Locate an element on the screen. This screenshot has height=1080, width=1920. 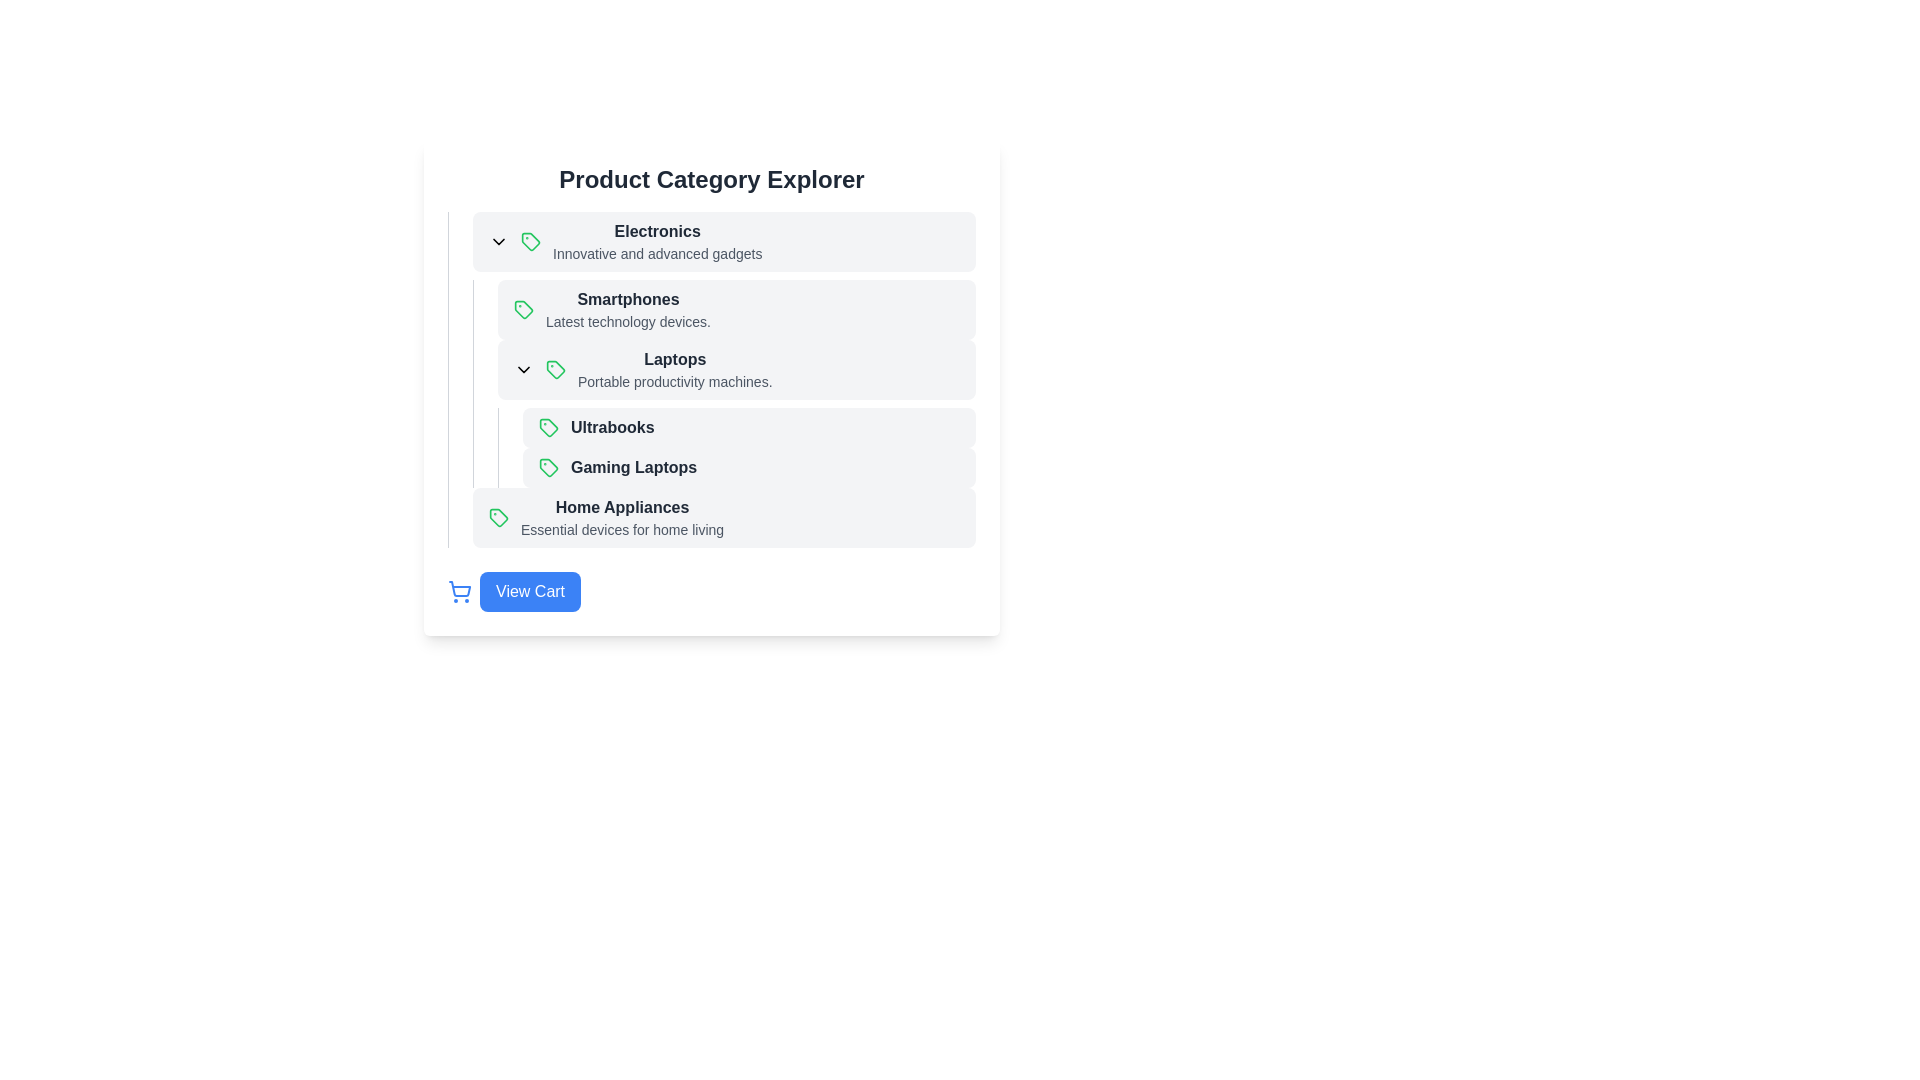
the Text Label that summarizes the 'Smartphones' product category, located beneath the 'Smartphones' heading in the 'Electronics' section is located at coordinates (627, 320).